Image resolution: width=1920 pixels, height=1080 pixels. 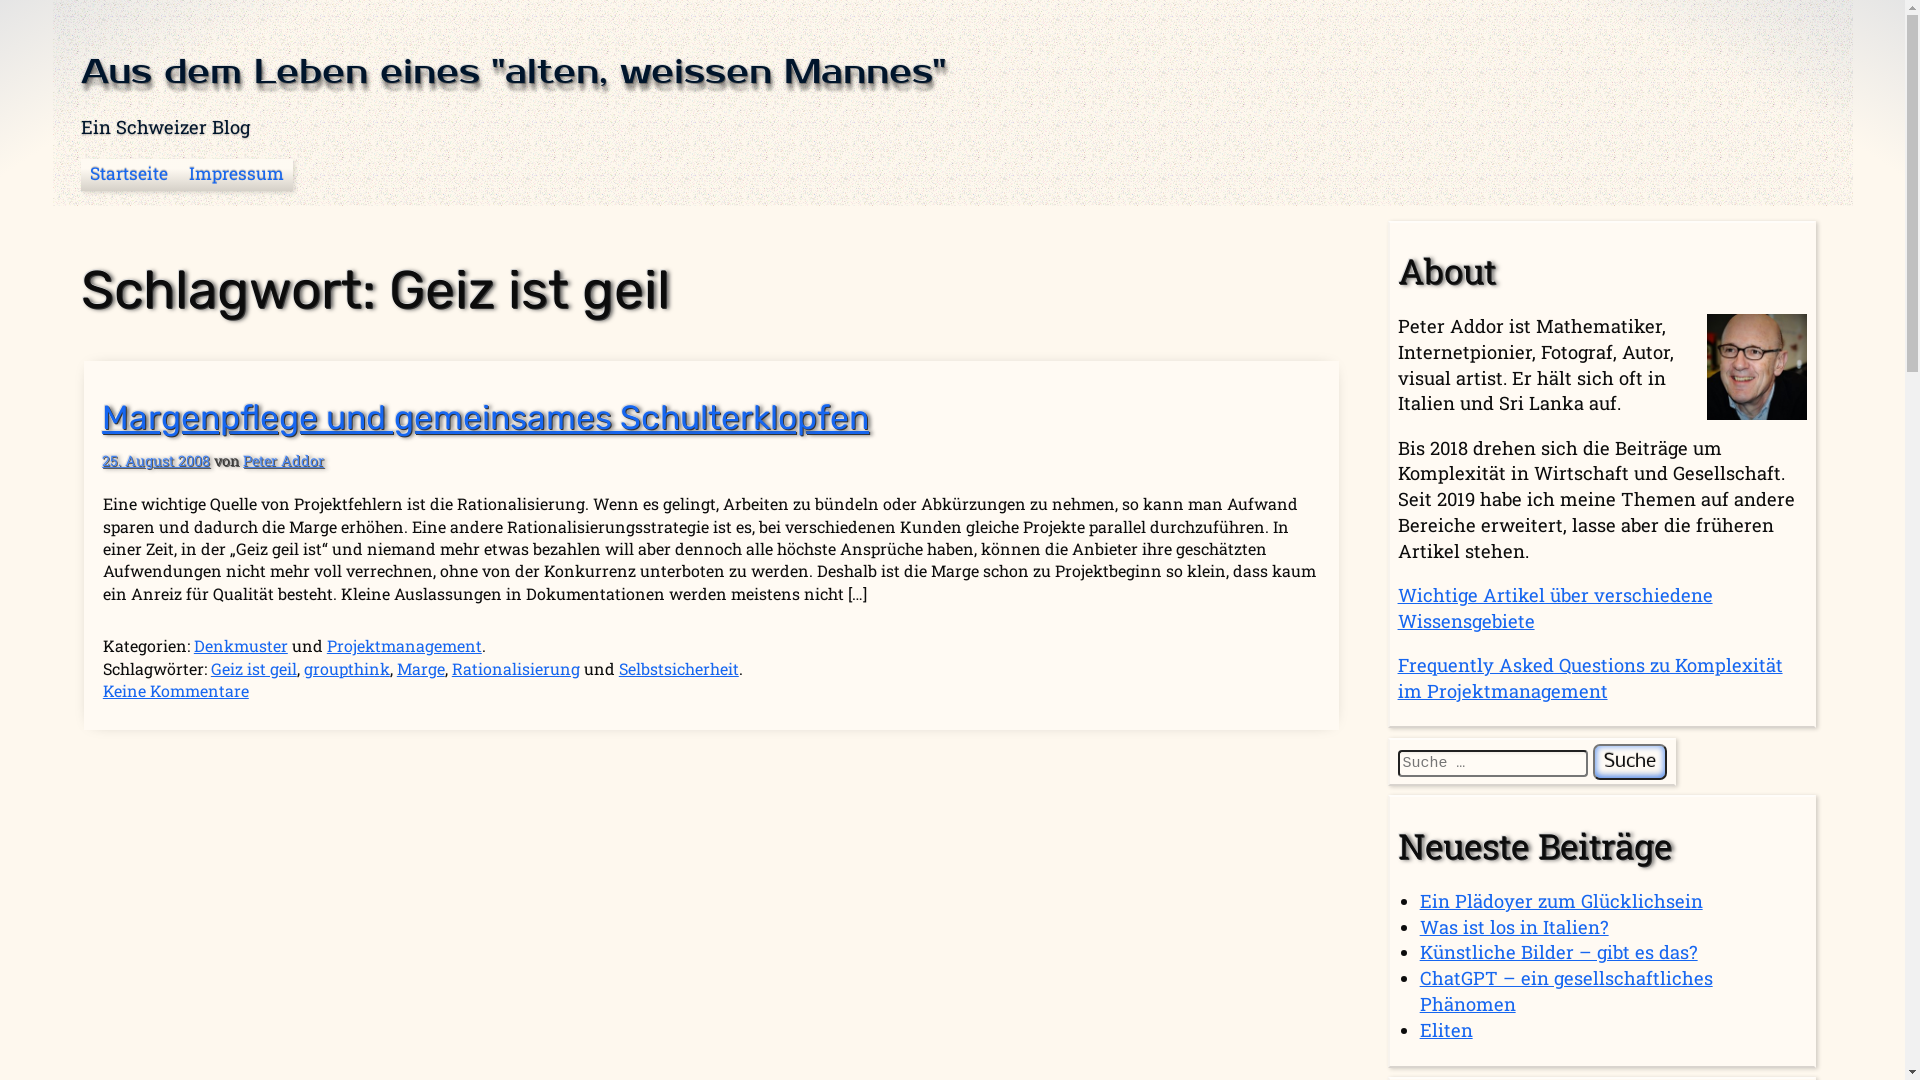 What do you see at coordinates (450, 668) in the screenshot?
I see `'Rationalisierung'` at bounding box center [450, 668].